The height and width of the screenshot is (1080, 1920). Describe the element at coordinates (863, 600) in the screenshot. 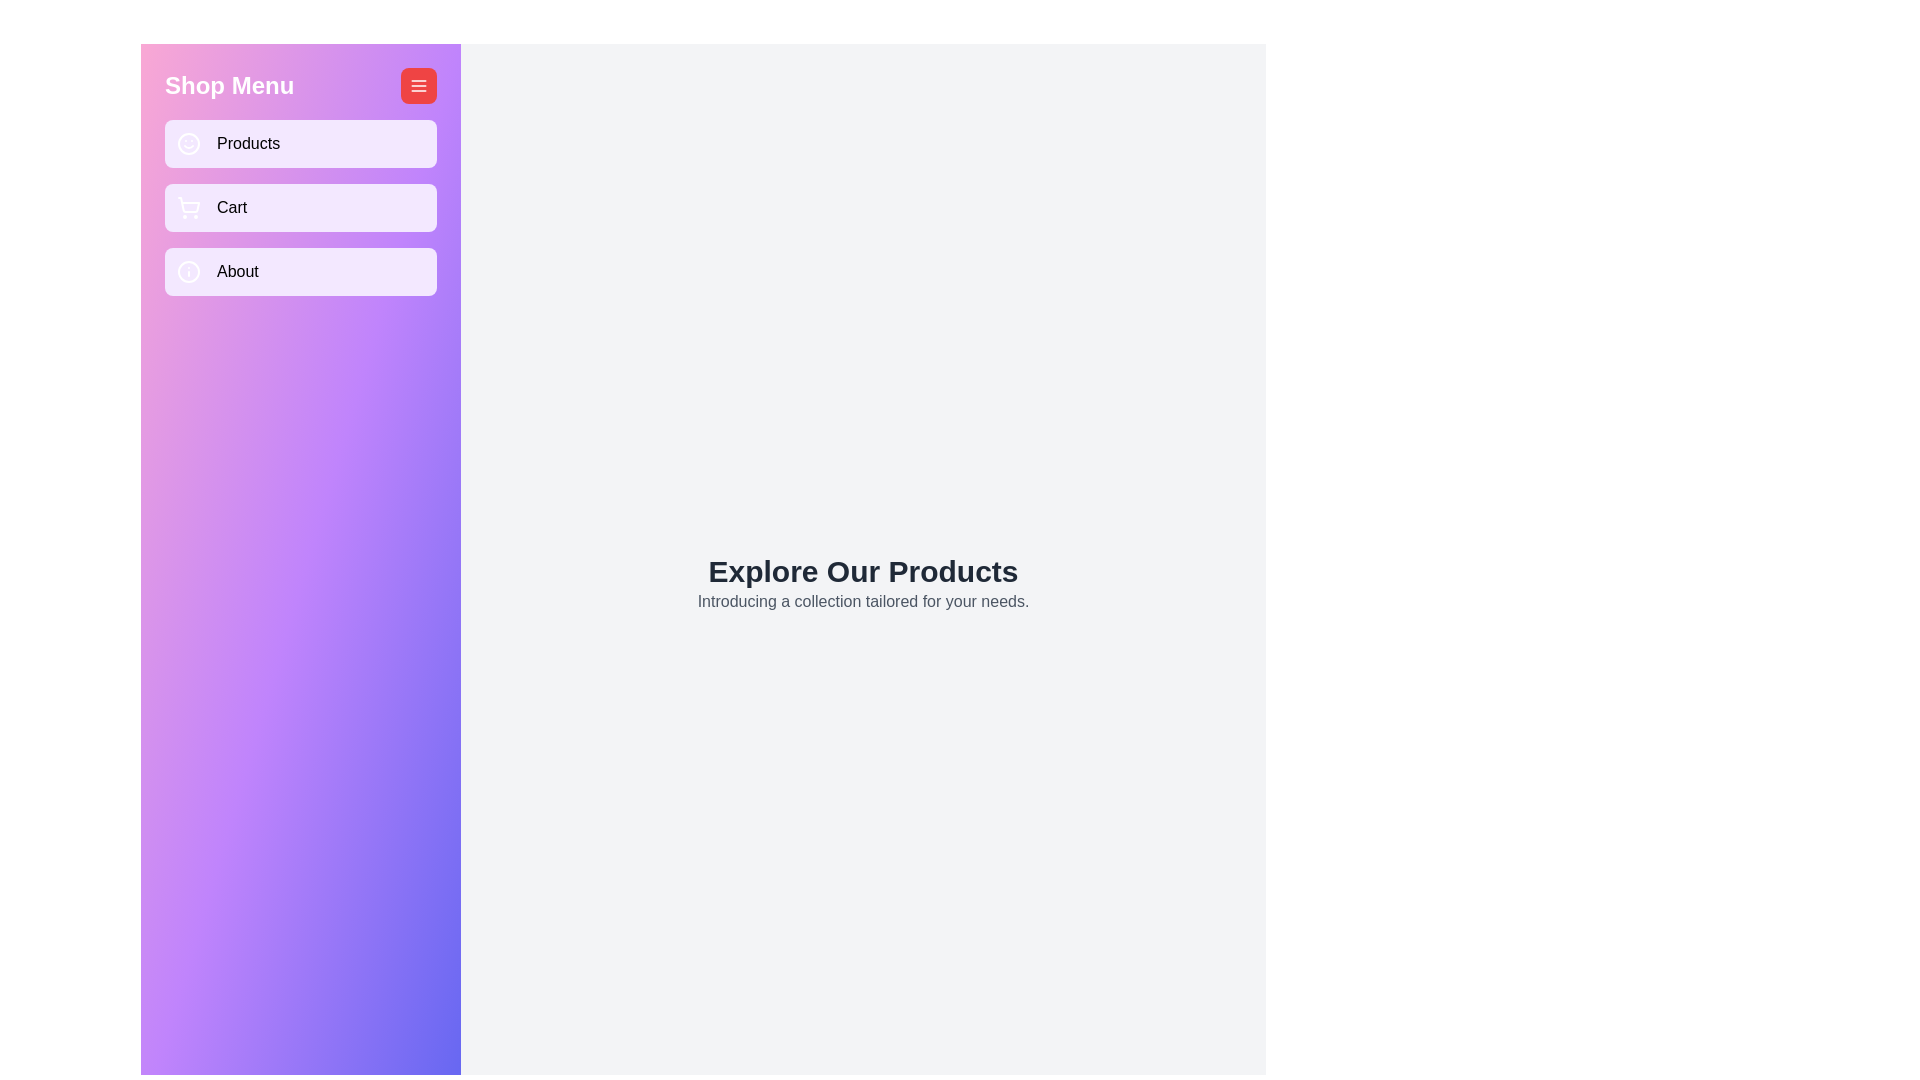

I see `the text element containing 'Introducing a collection tailored for your needs.'` at that location.